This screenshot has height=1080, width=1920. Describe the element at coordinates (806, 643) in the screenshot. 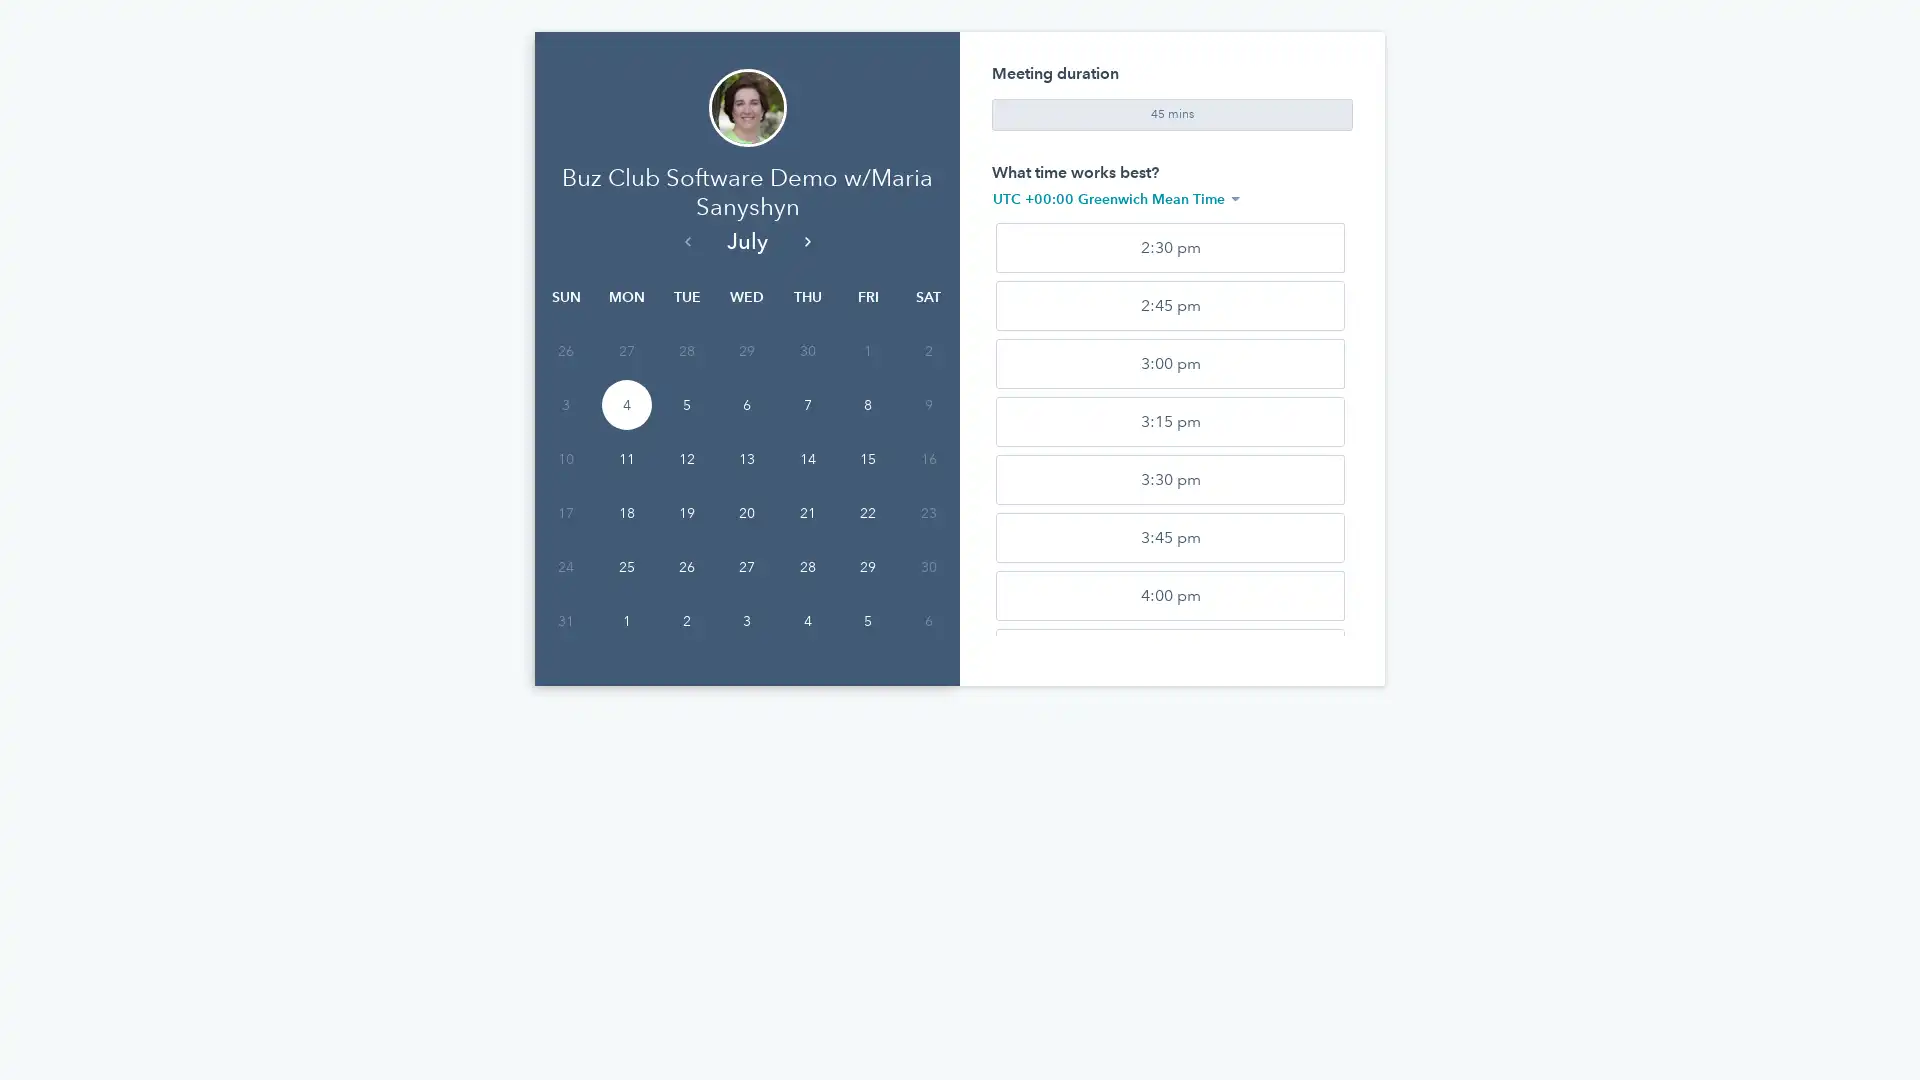

I see `July 28th` at that location.